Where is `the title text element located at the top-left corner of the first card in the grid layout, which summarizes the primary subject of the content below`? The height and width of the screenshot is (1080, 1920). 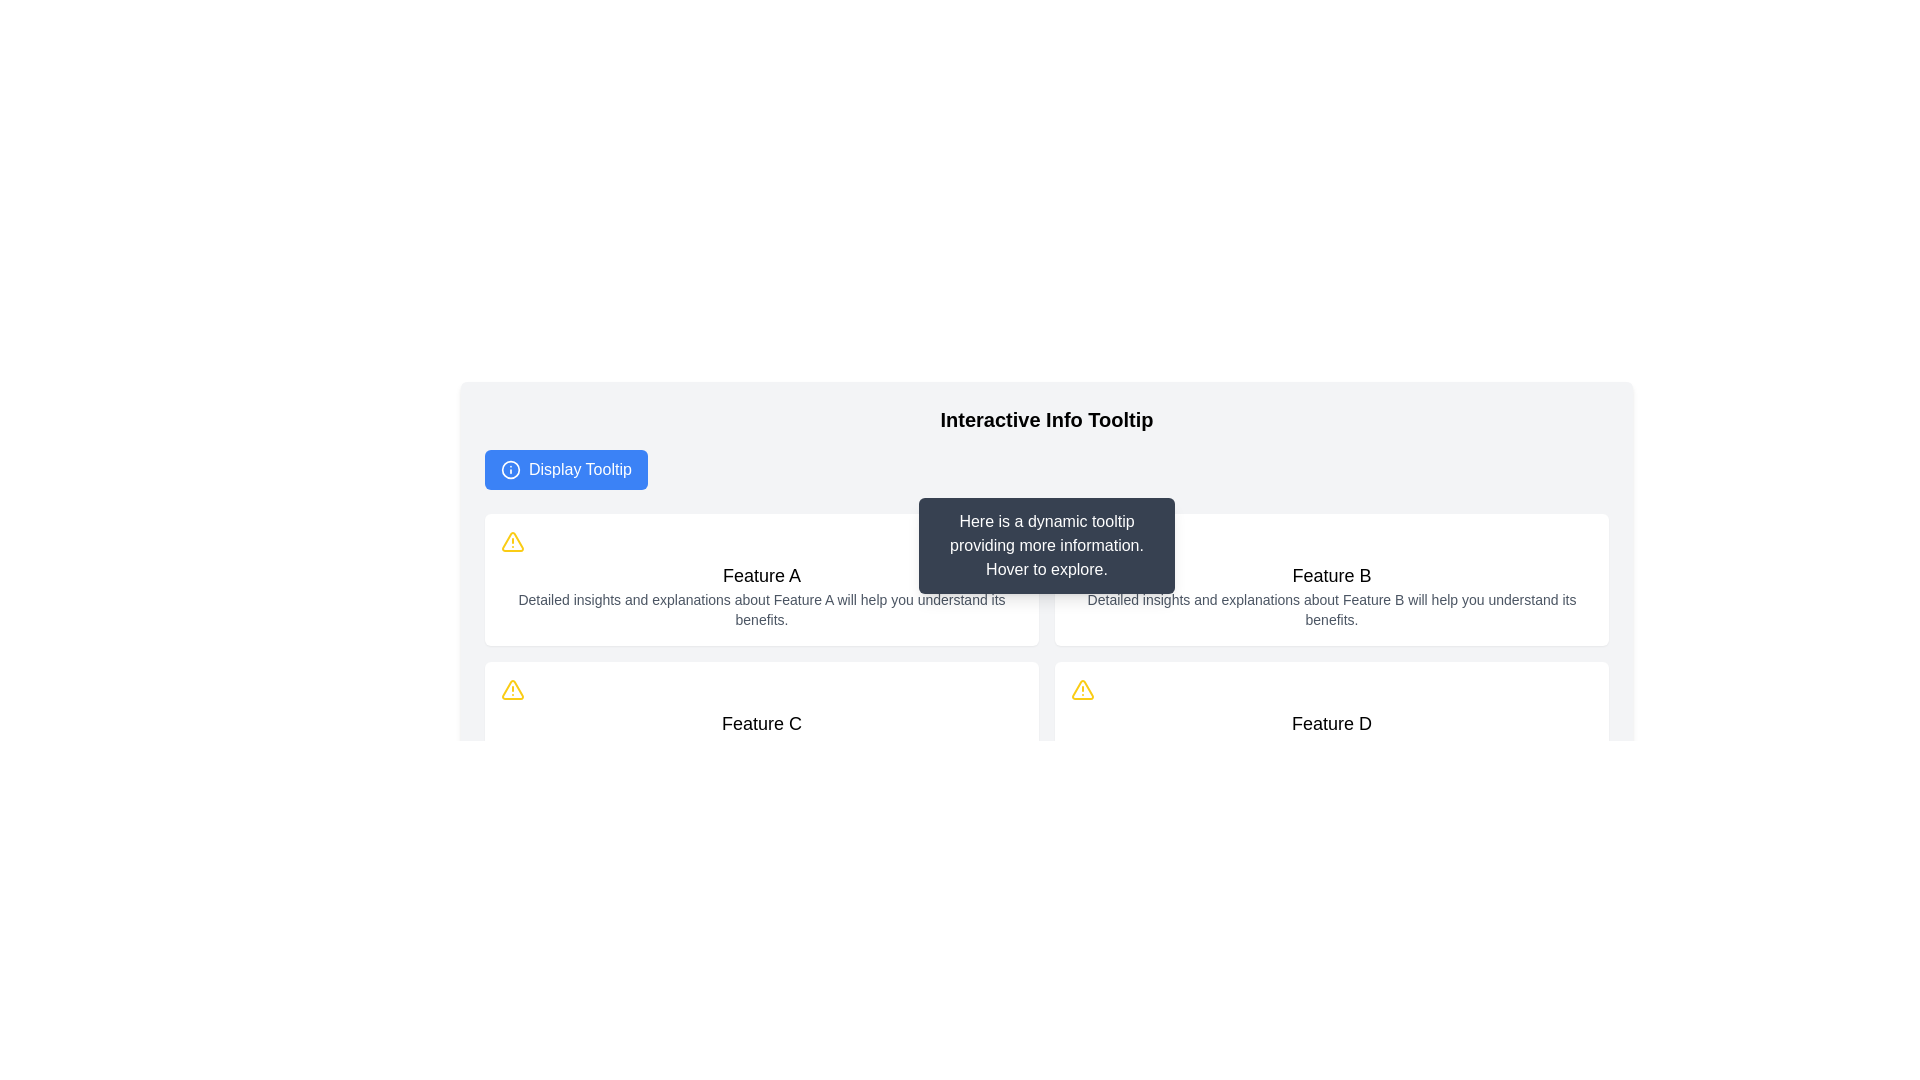 the title text element located at the top-left corner of the first card in the grid layout, which summarizes the primary subject of the content below is located at coordinates (761, 575).